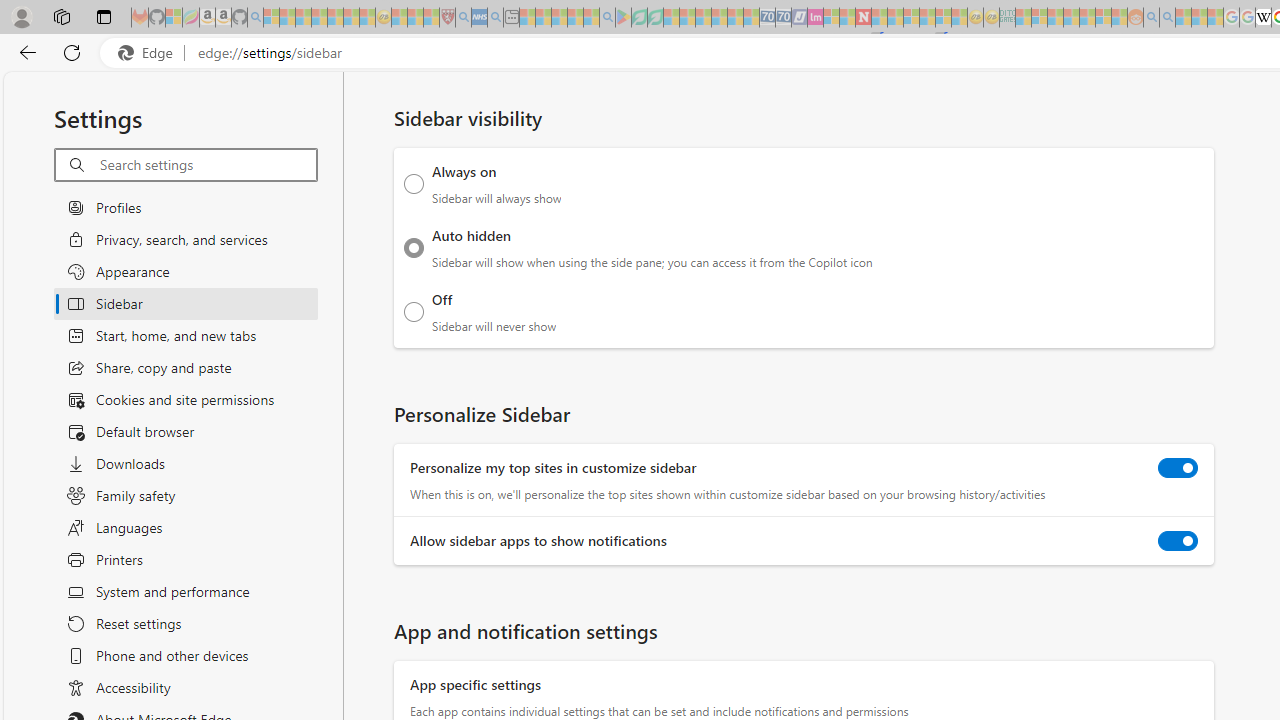  Describe the element at coordinates (413, 311) in the screenshot. I see `'Off Sidebar will never show'` at that location.